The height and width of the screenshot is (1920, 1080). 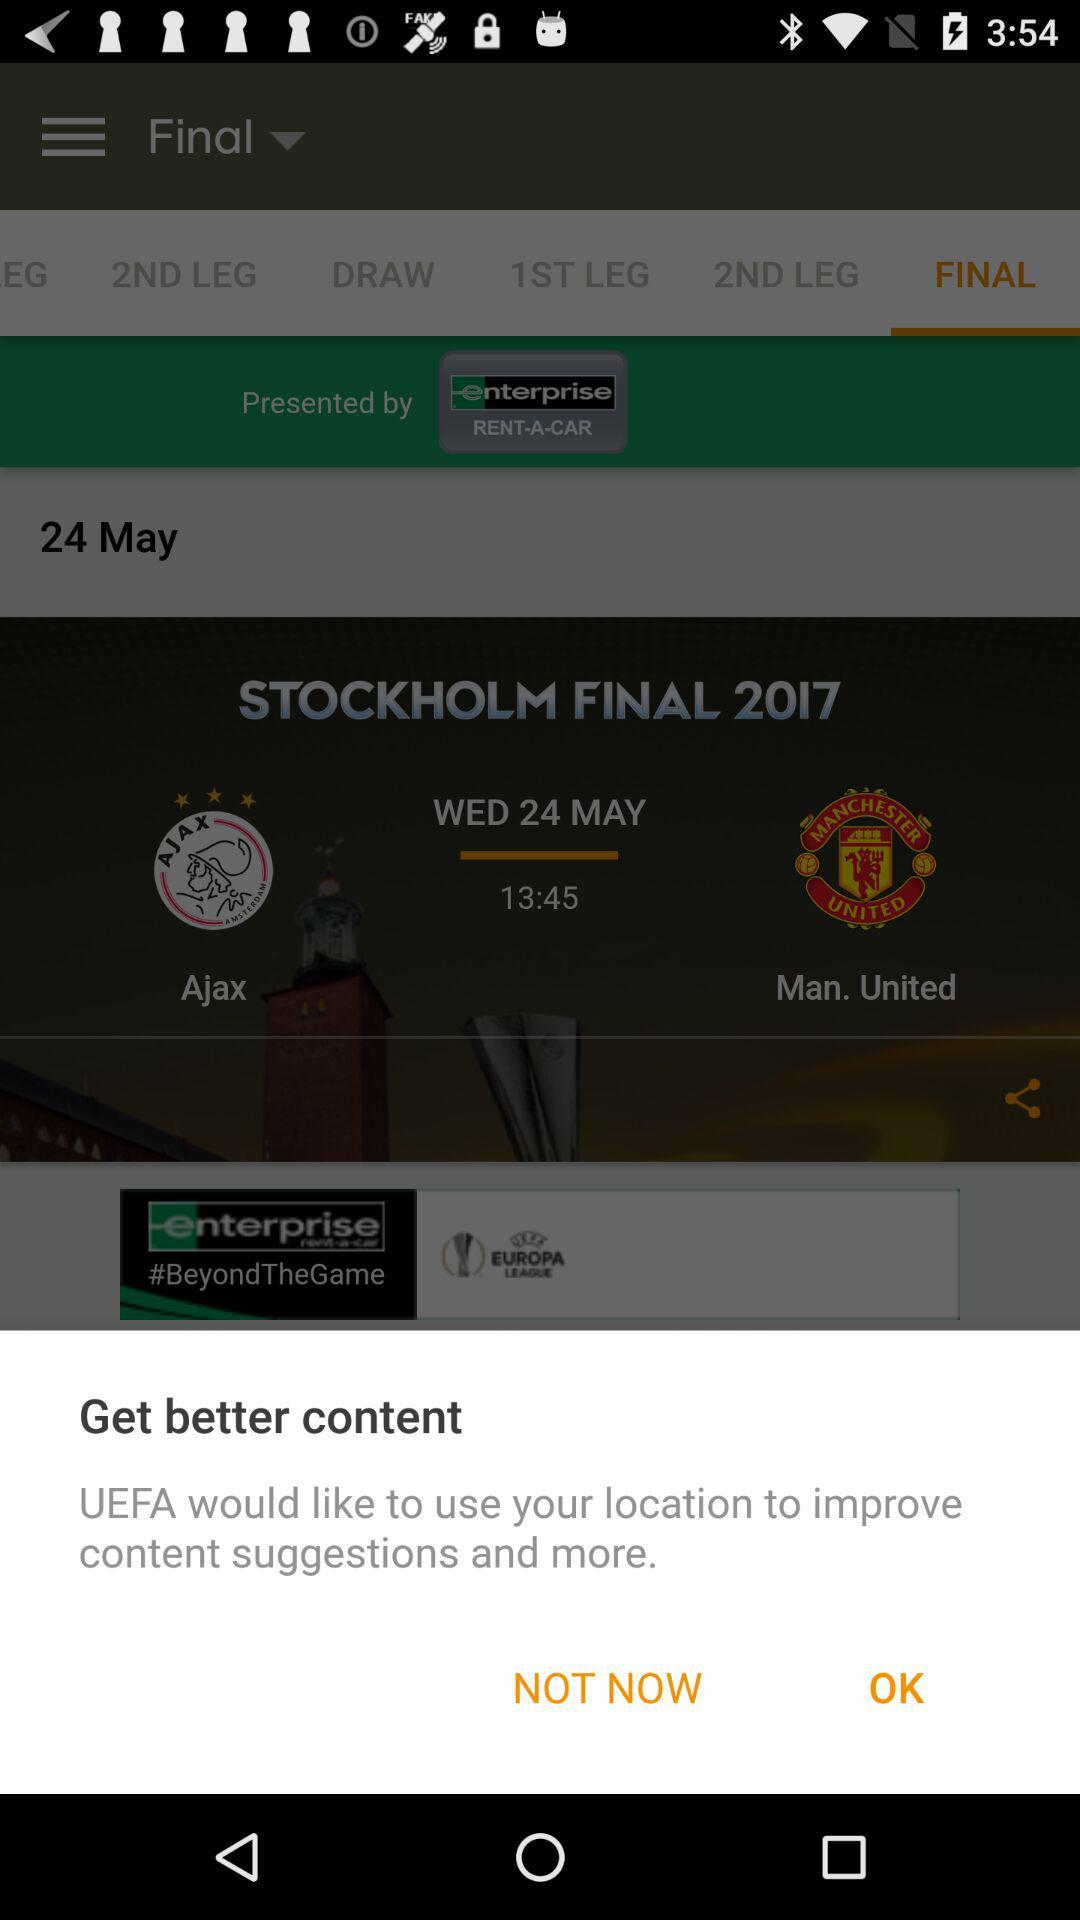 What do you see at coordinates (606, 1685) in the screenshot?
I see `not now item` at bounding box center [606, 1685].